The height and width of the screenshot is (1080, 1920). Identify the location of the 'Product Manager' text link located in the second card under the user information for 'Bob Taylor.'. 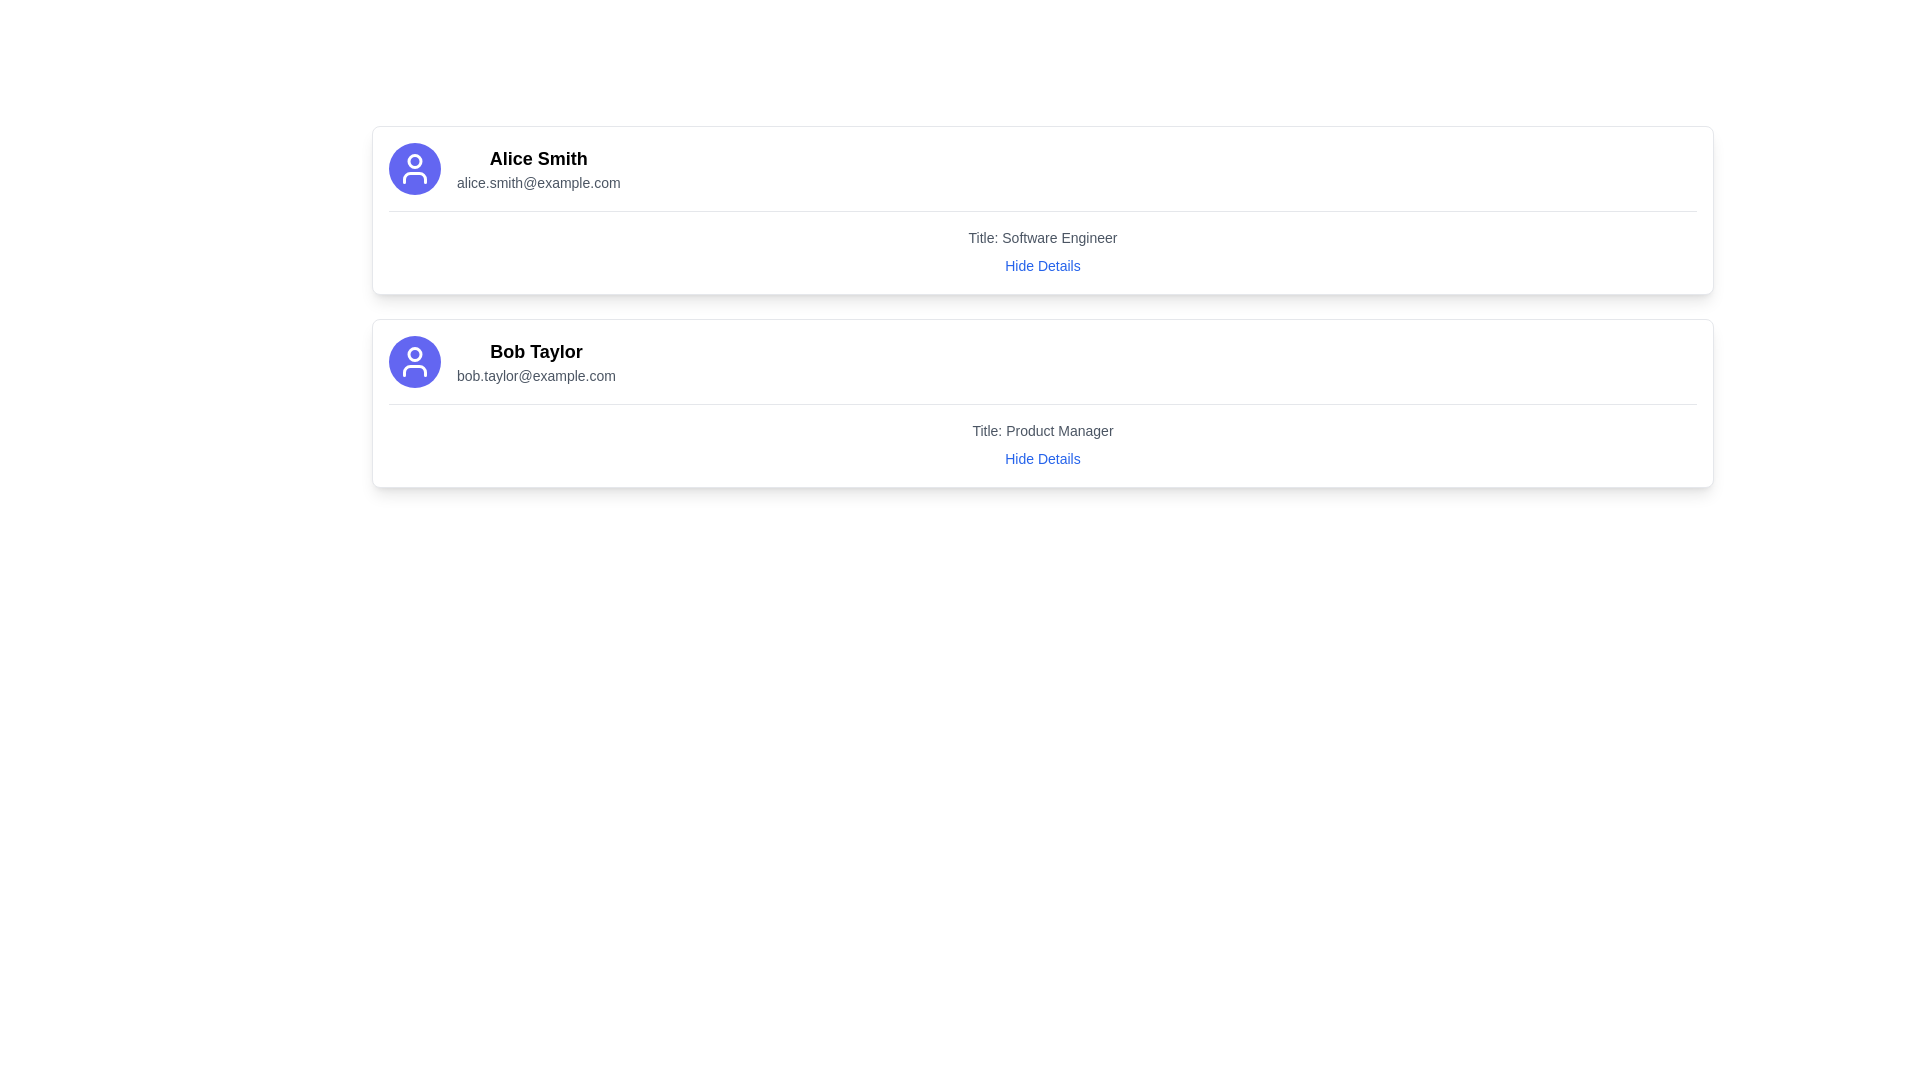
(1041, 435).